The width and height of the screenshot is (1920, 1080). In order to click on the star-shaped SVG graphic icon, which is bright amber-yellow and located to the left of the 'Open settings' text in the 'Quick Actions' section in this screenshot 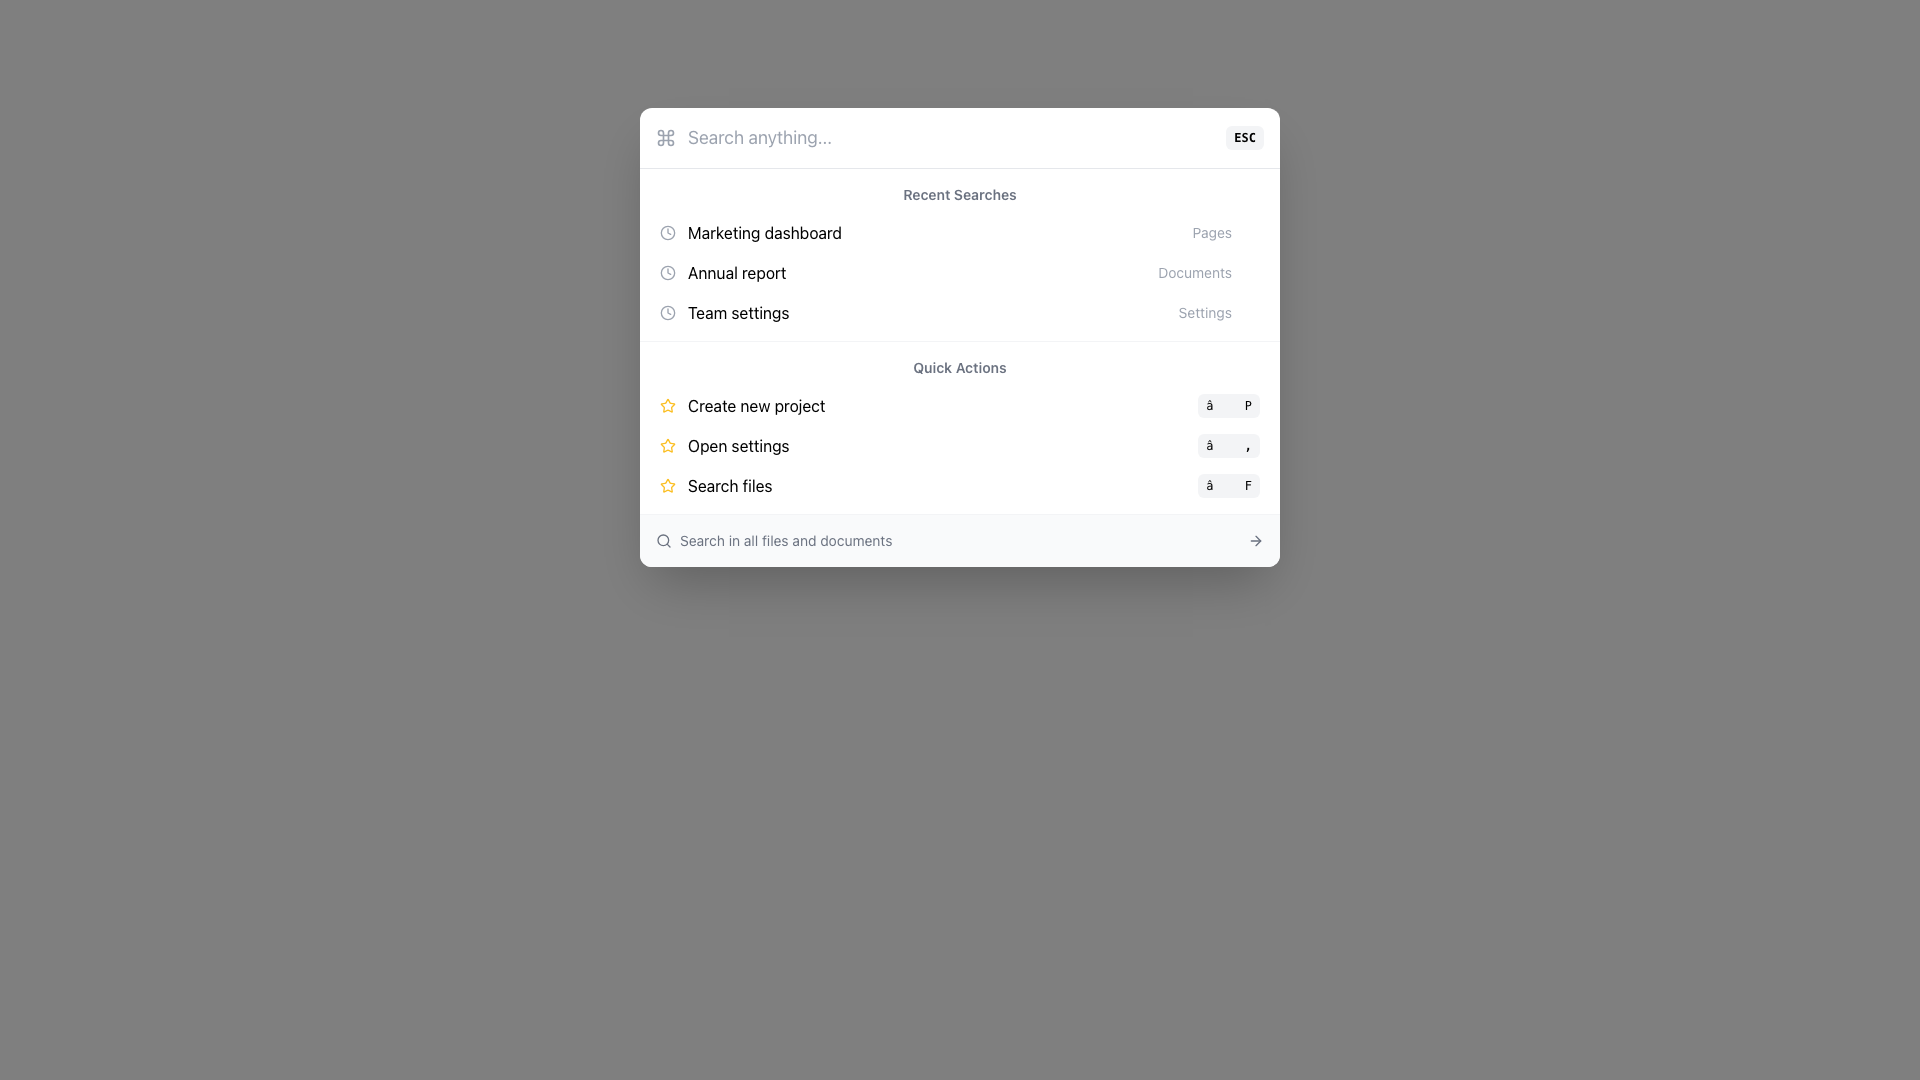, I will do `click(667, 445)`.